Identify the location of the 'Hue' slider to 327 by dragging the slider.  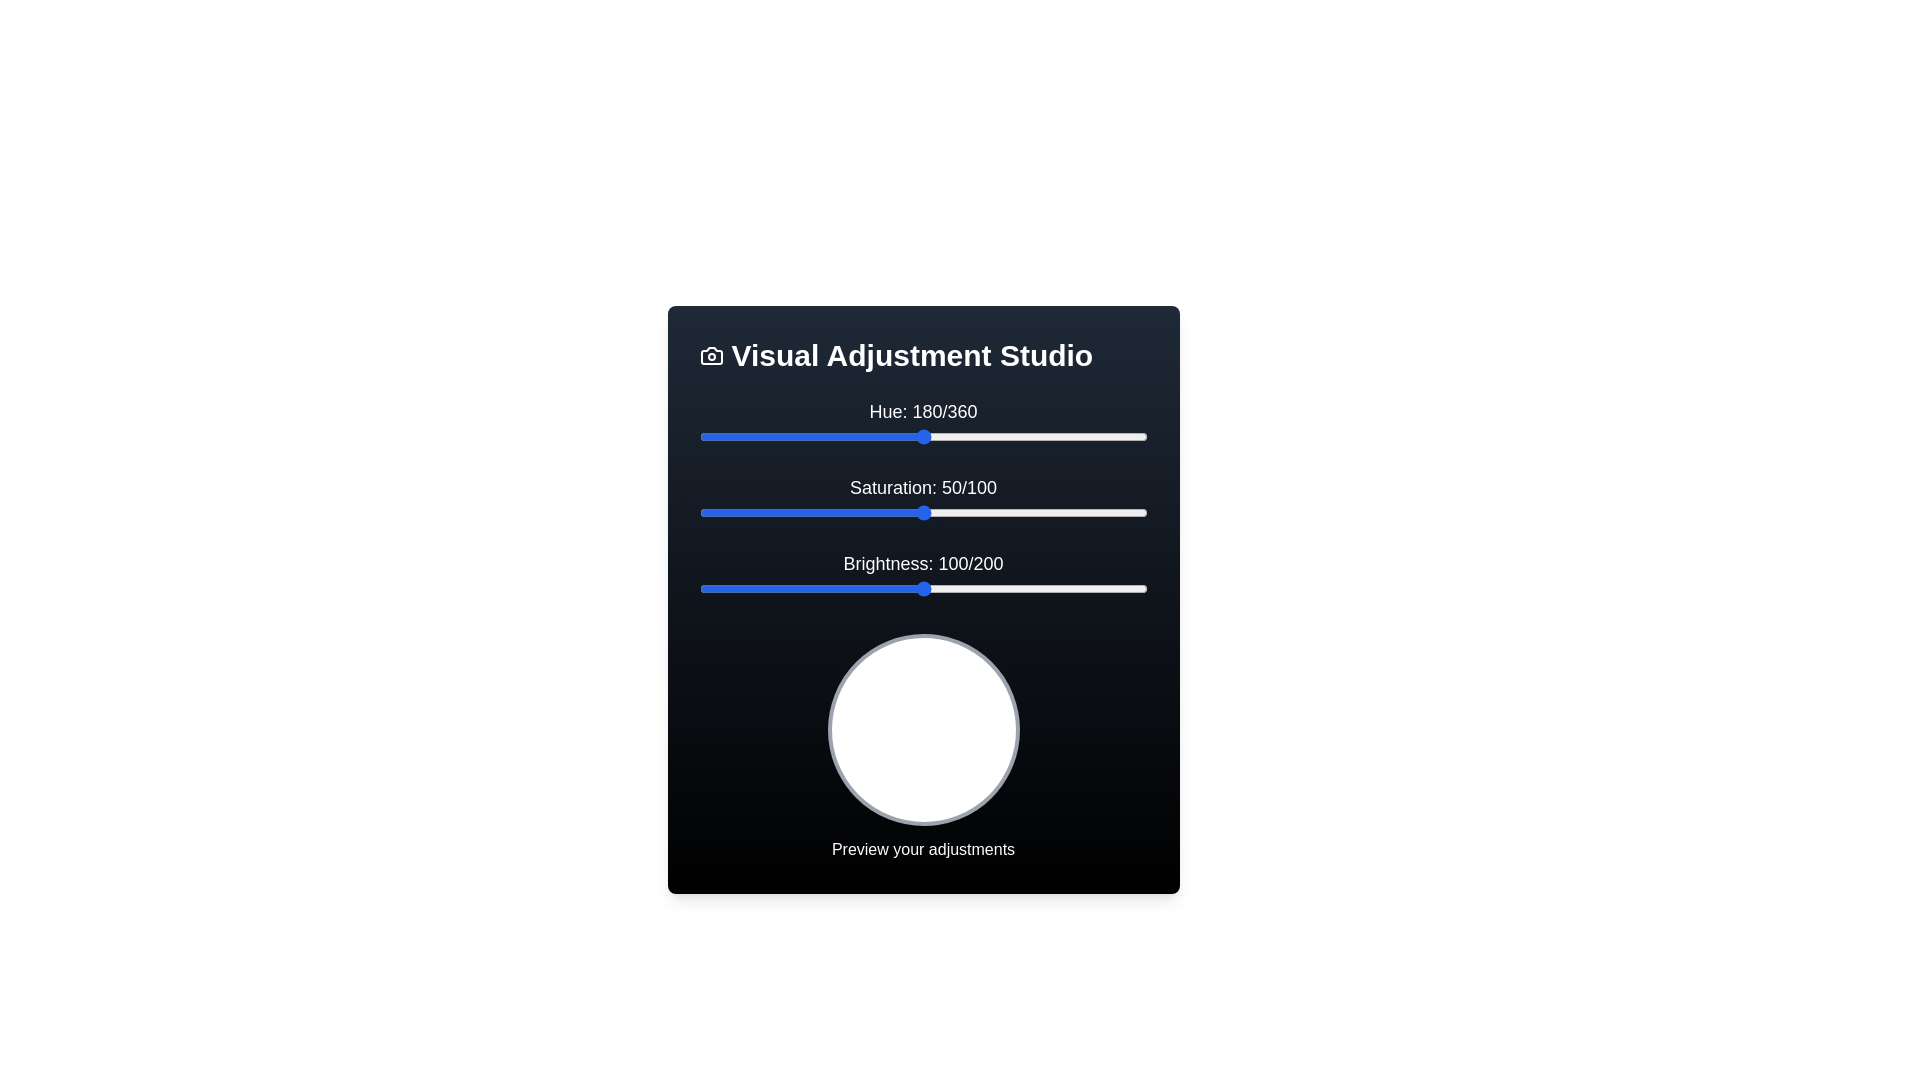
(1105, 435).